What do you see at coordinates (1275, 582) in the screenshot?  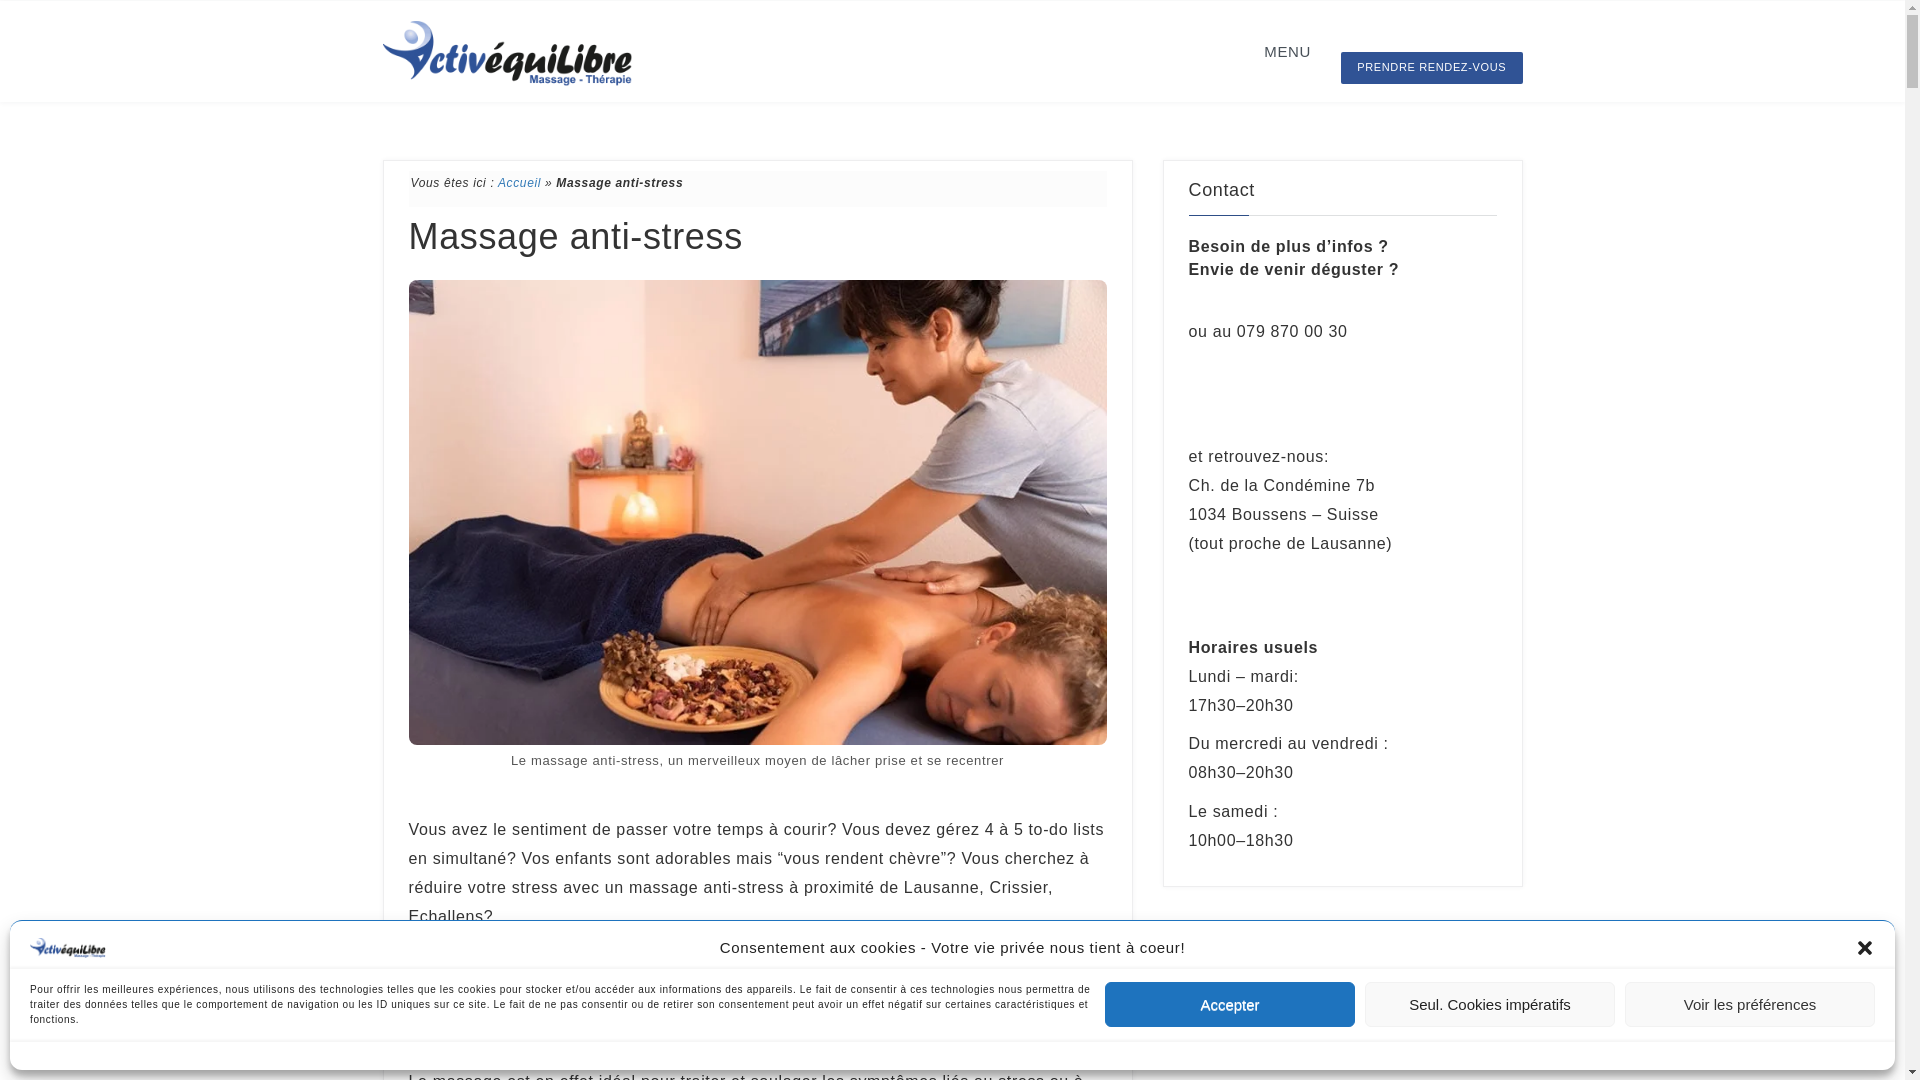 I see `'Lien Google Maps'` at bounding box center [1275, 582].